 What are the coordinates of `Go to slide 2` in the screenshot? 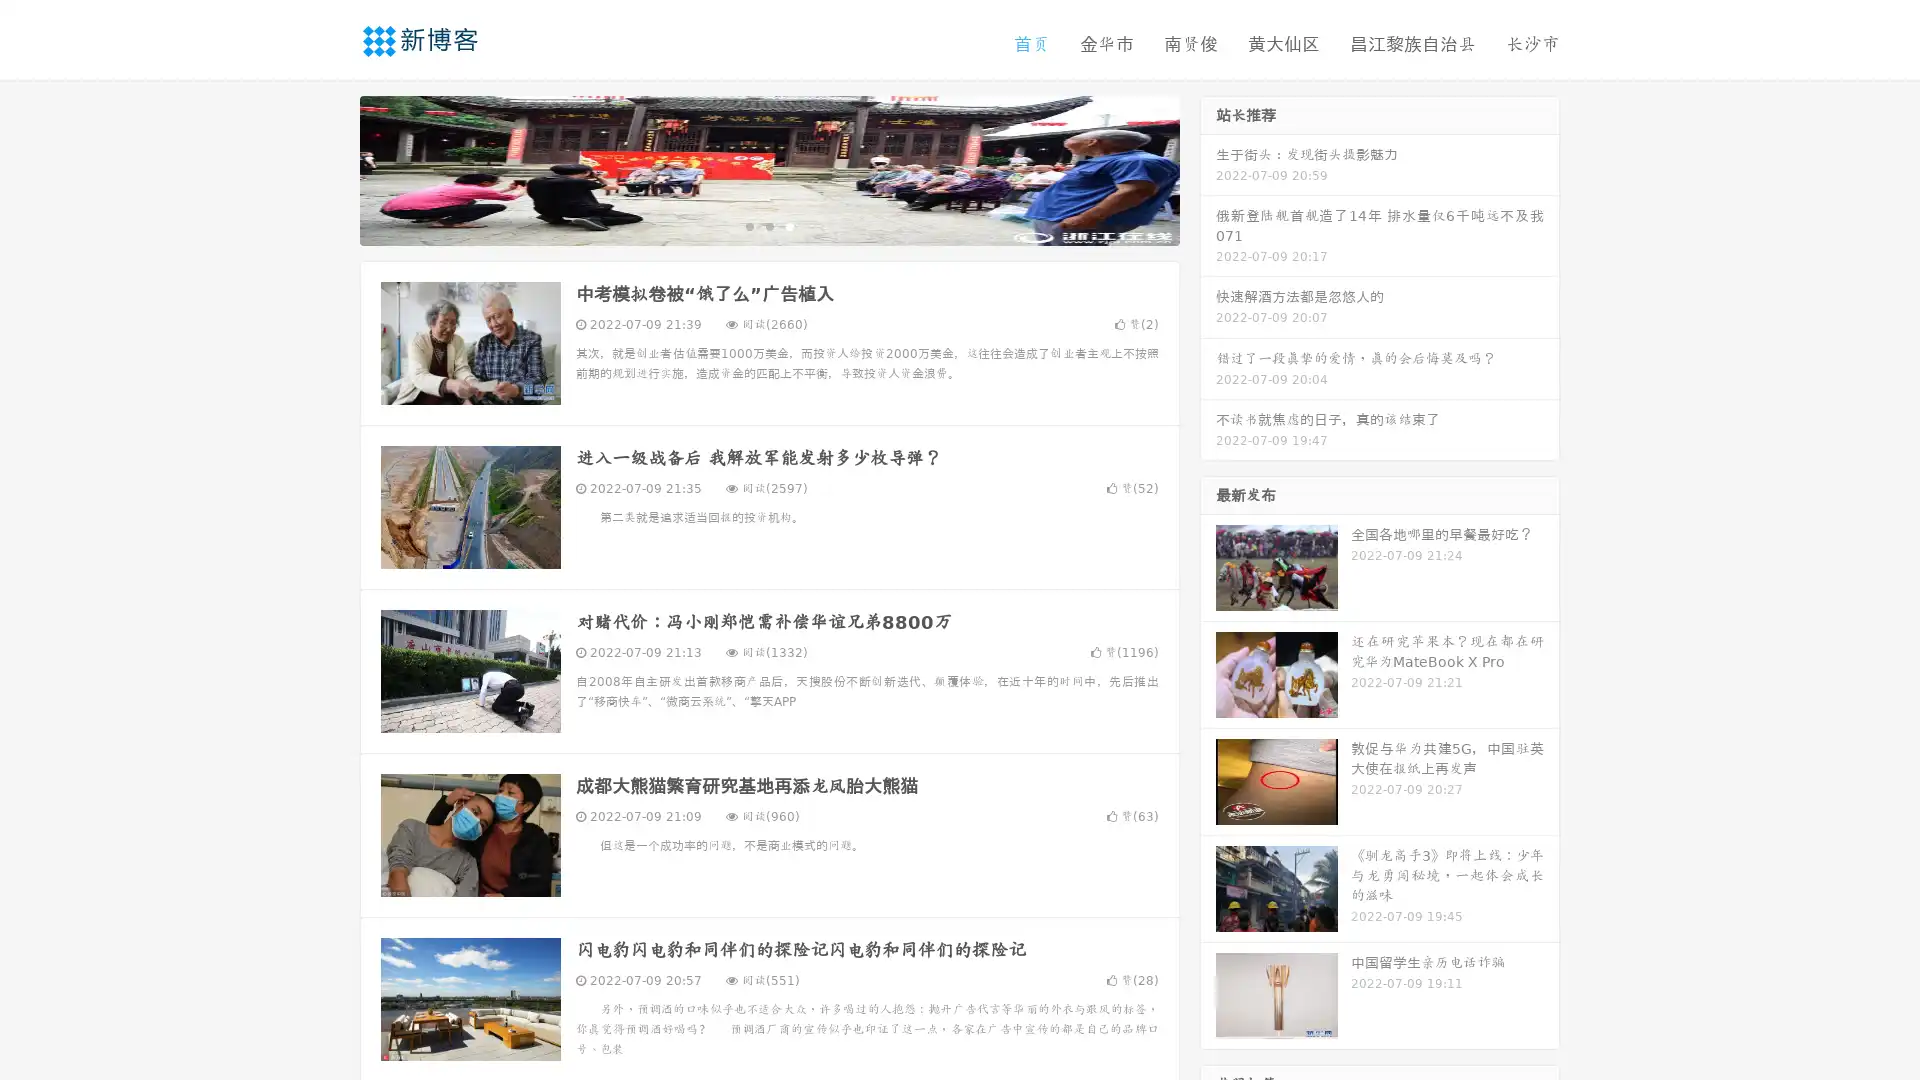 It's located at (768, 225).